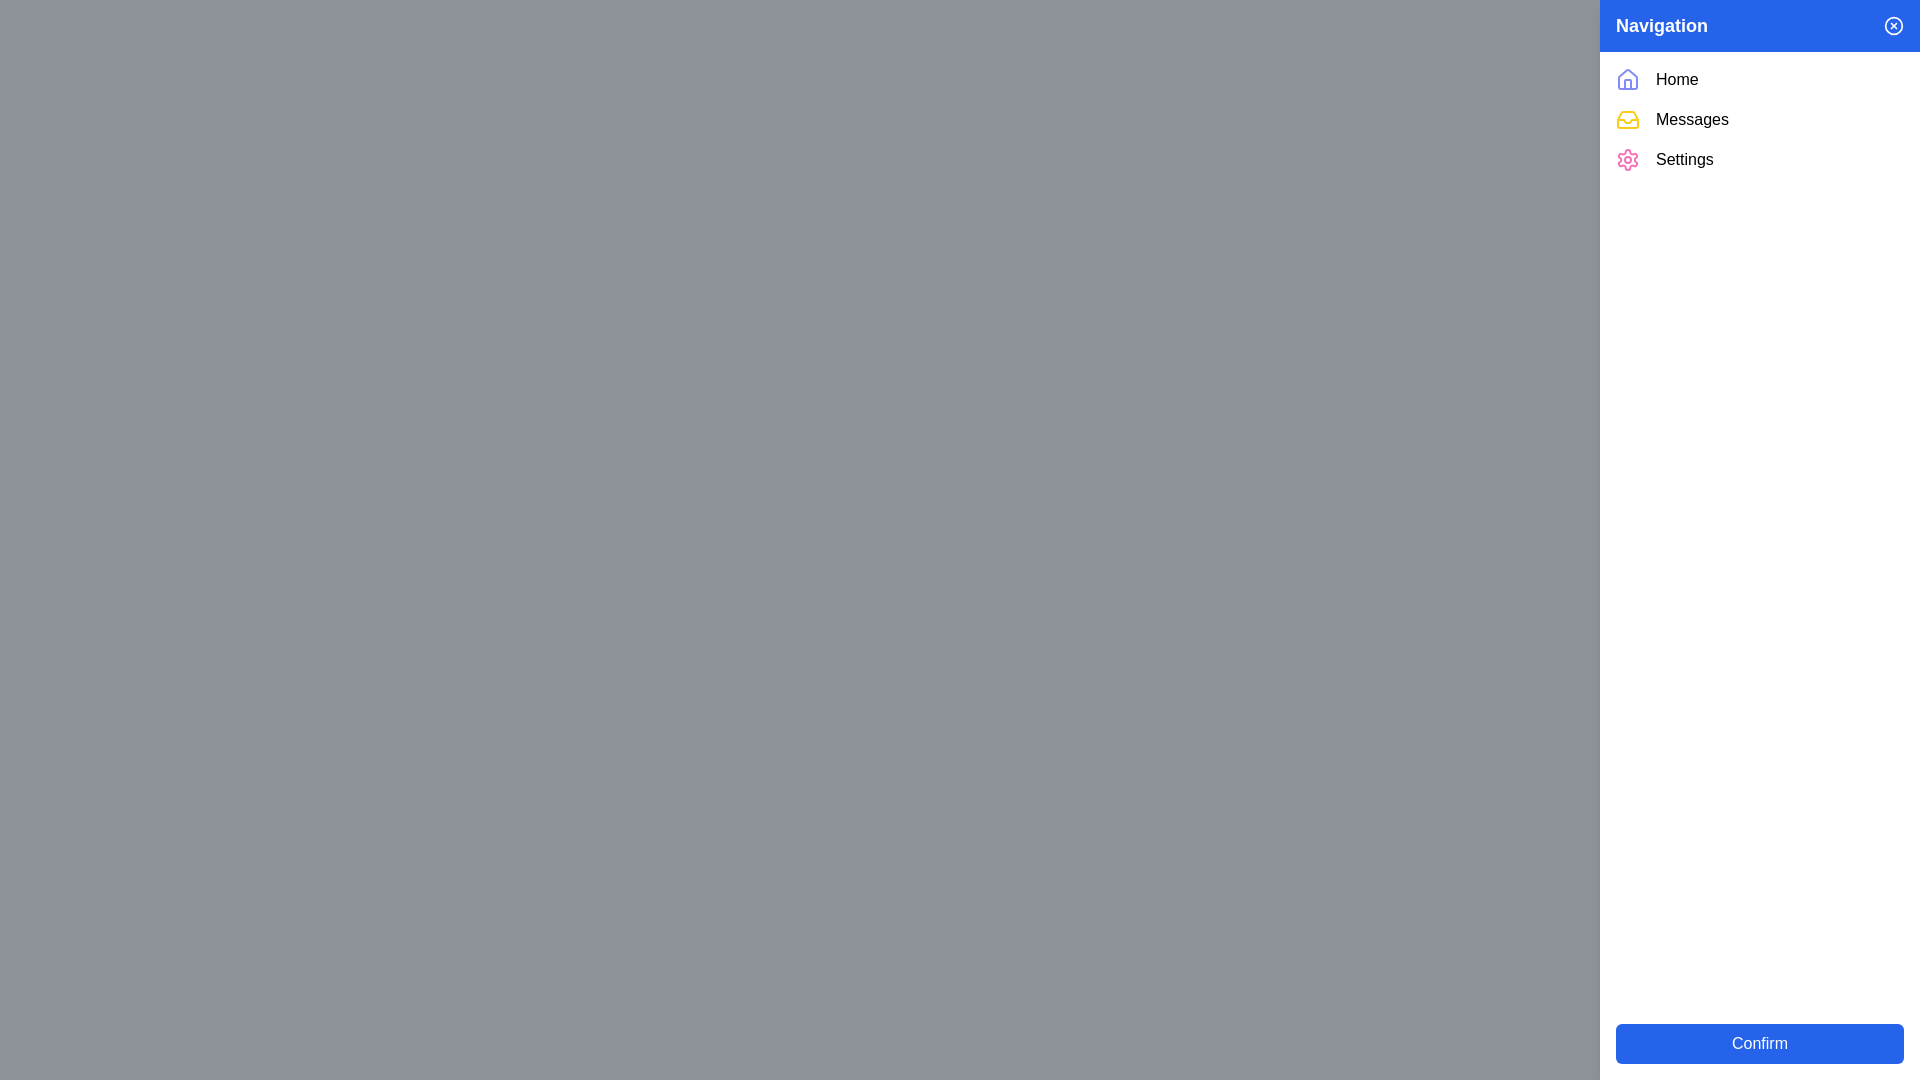  Describe the element at coordinates (1627, 158) in the screenshot. I see `the 'Settings' icon located in the vertical navigation menu, which is the leftmost icon next to the 'Settings' text label` at that location.